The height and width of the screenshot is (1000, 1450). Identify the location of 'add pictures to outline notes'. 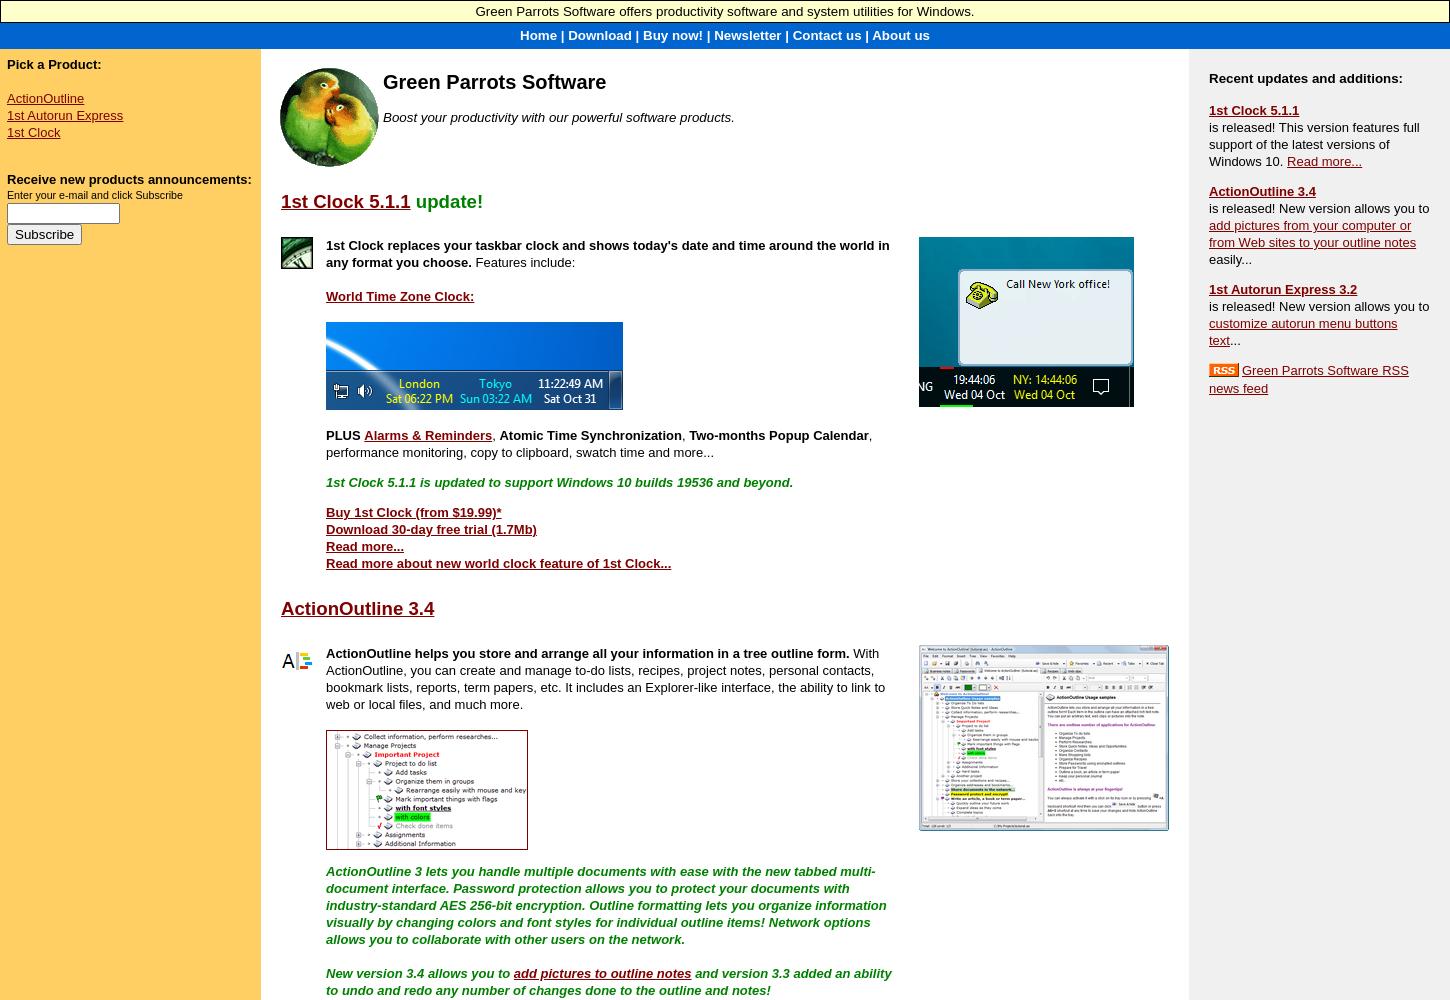
(602, 971).